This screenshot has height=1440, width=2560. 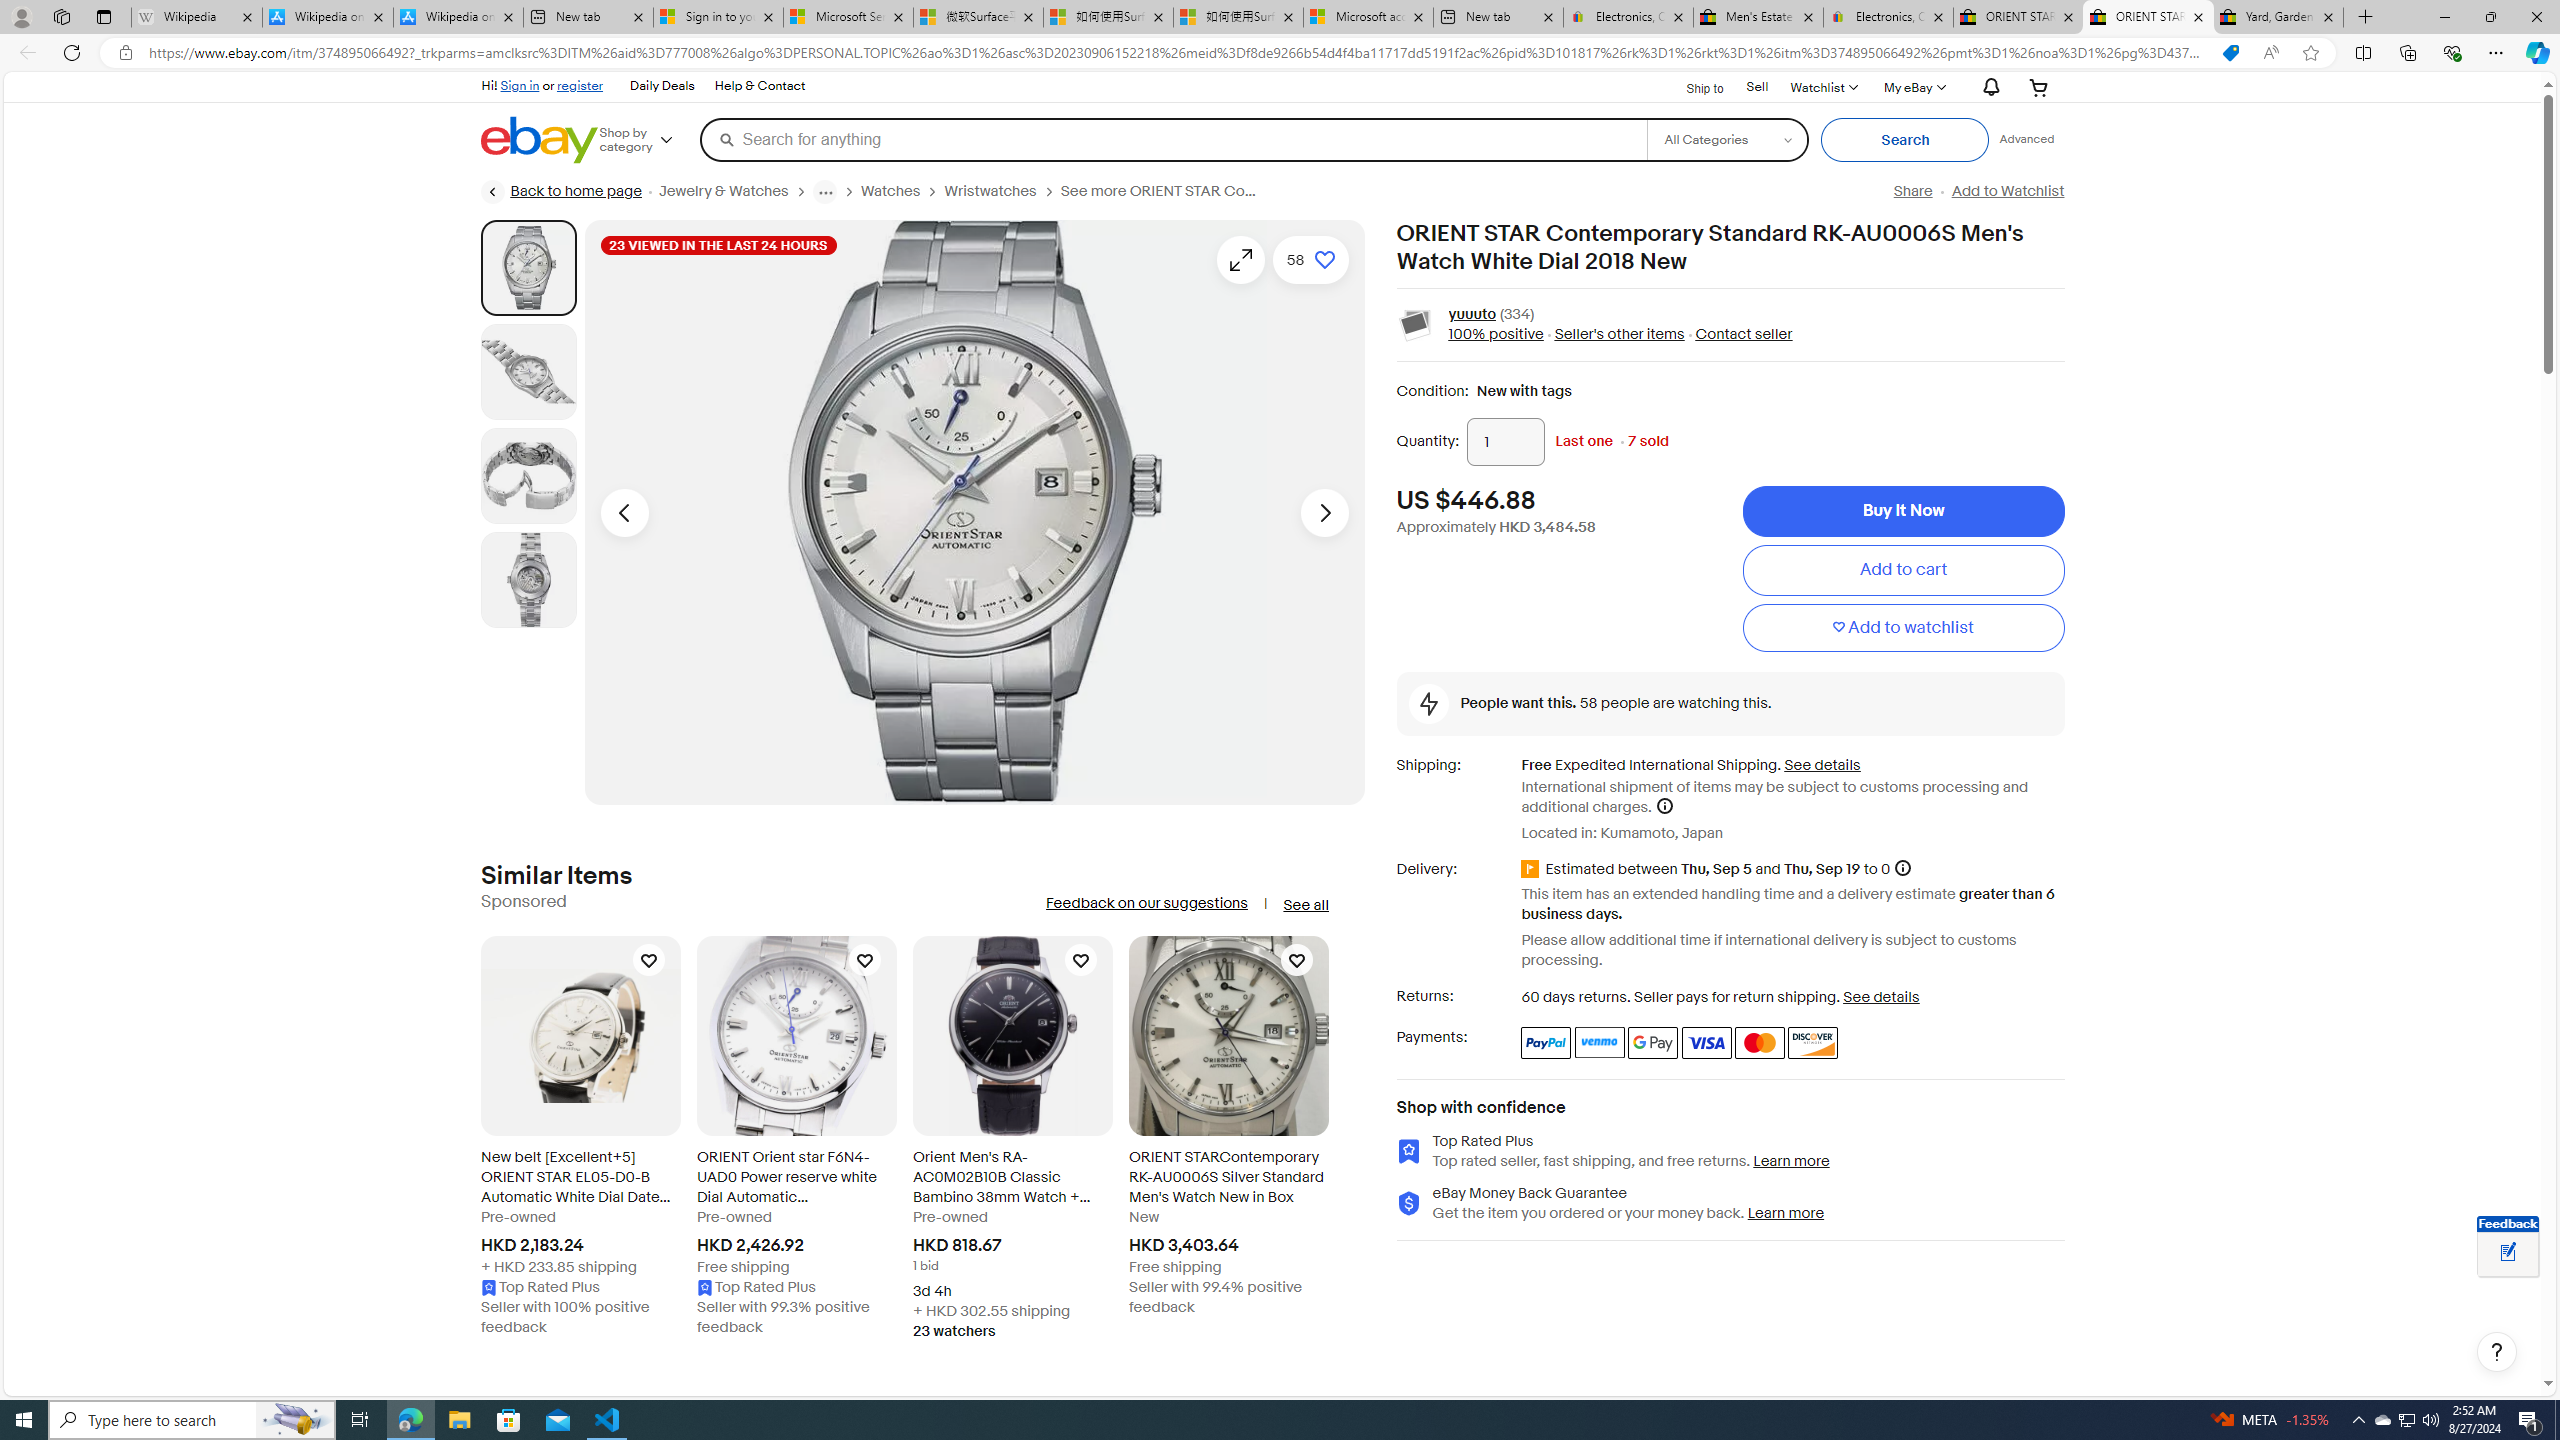 What do you see at coordinates (2007, 191) in the screenshot?
I see `'Add to Watchlist'` at bounding box center [2007, 191].